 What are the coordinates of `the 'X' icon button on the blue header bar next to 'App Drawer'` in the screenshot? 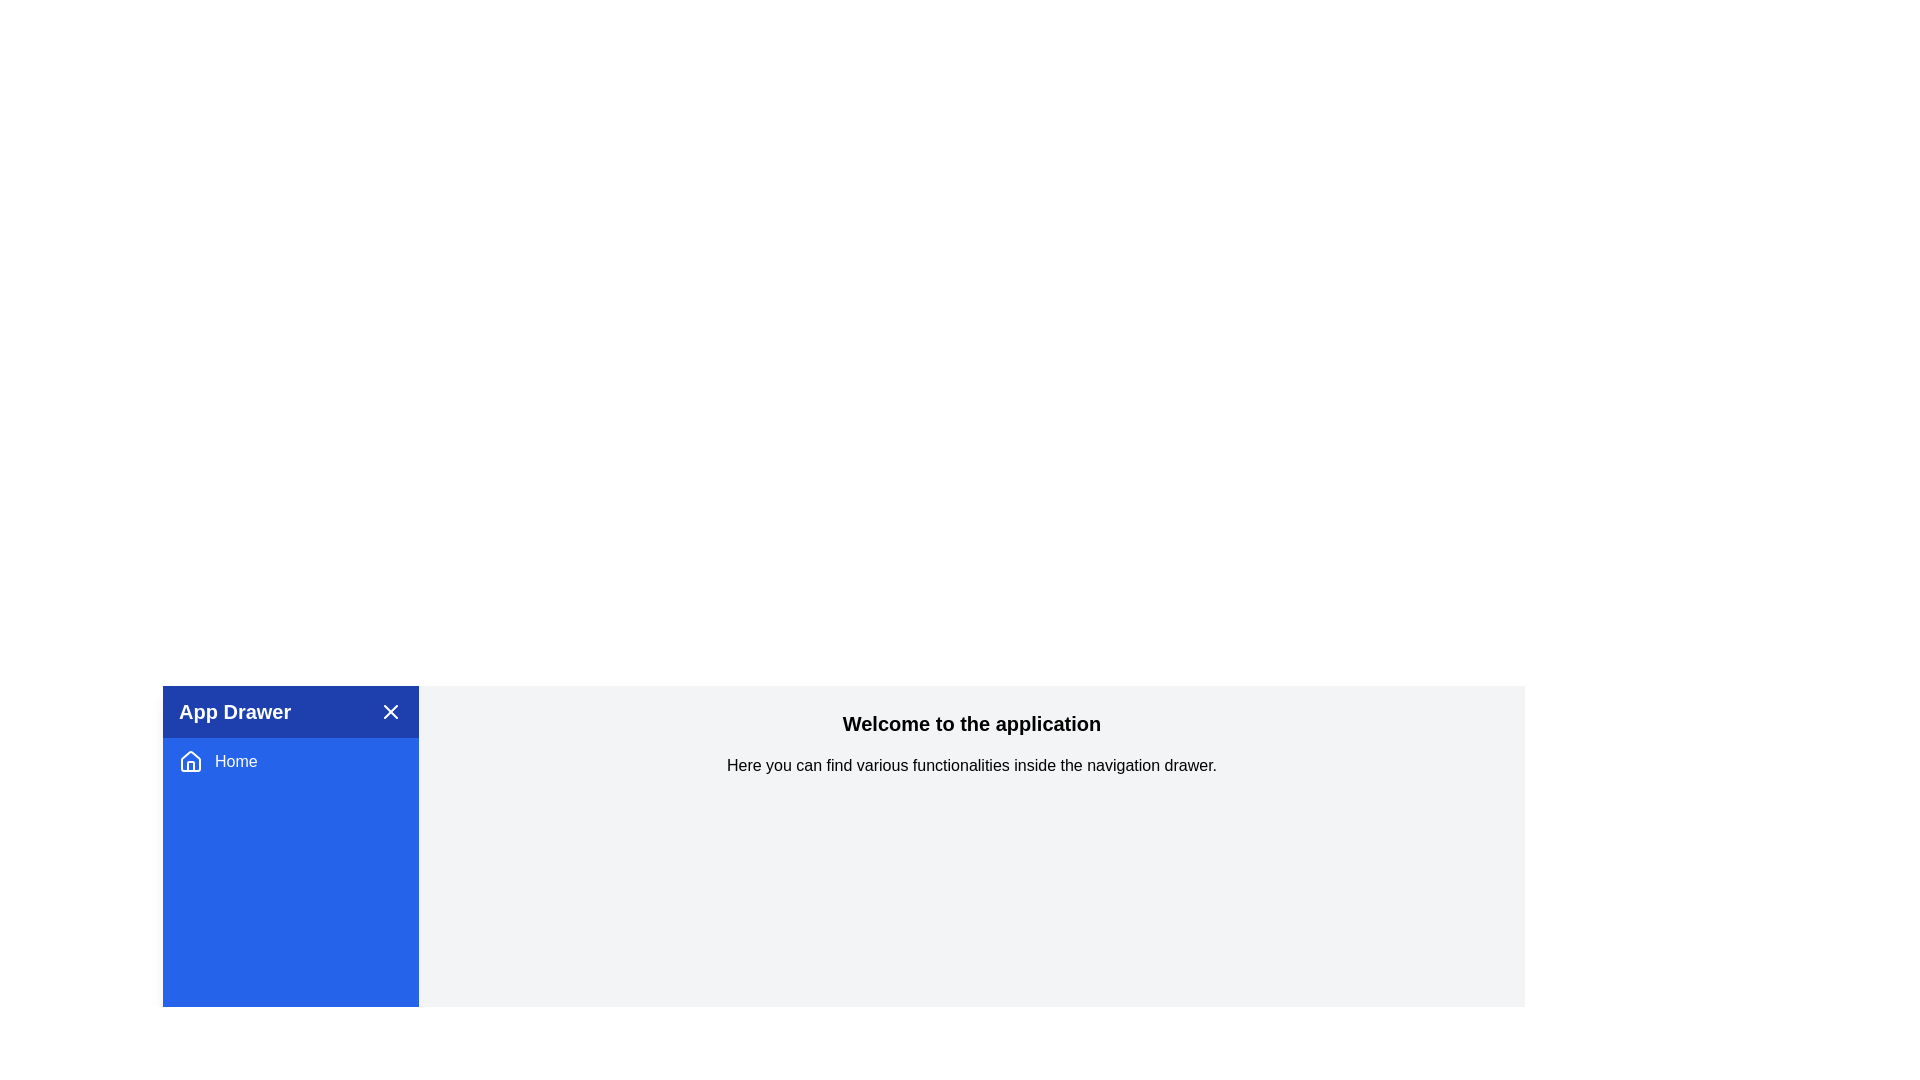 It's located at (390, 711).